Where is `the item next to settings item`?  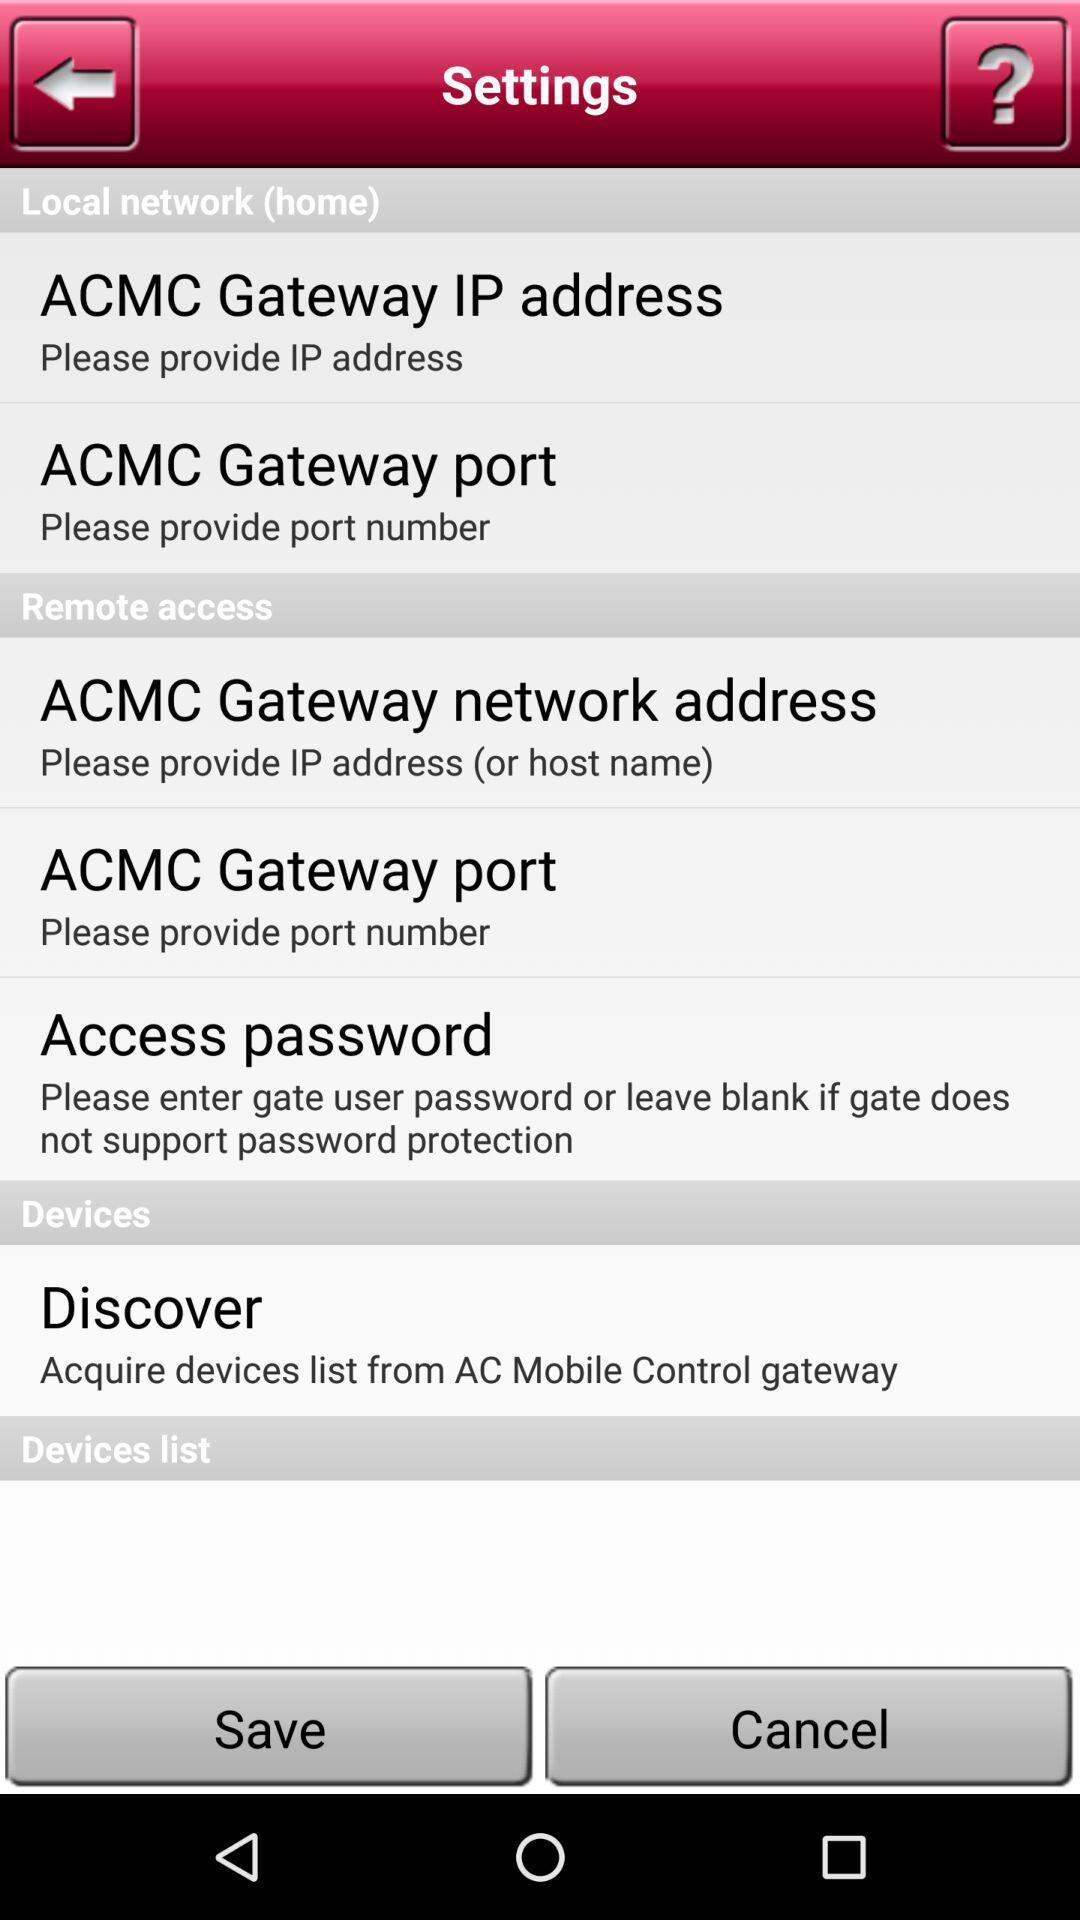 the item next to settings item is located at coordinates (73, 82).